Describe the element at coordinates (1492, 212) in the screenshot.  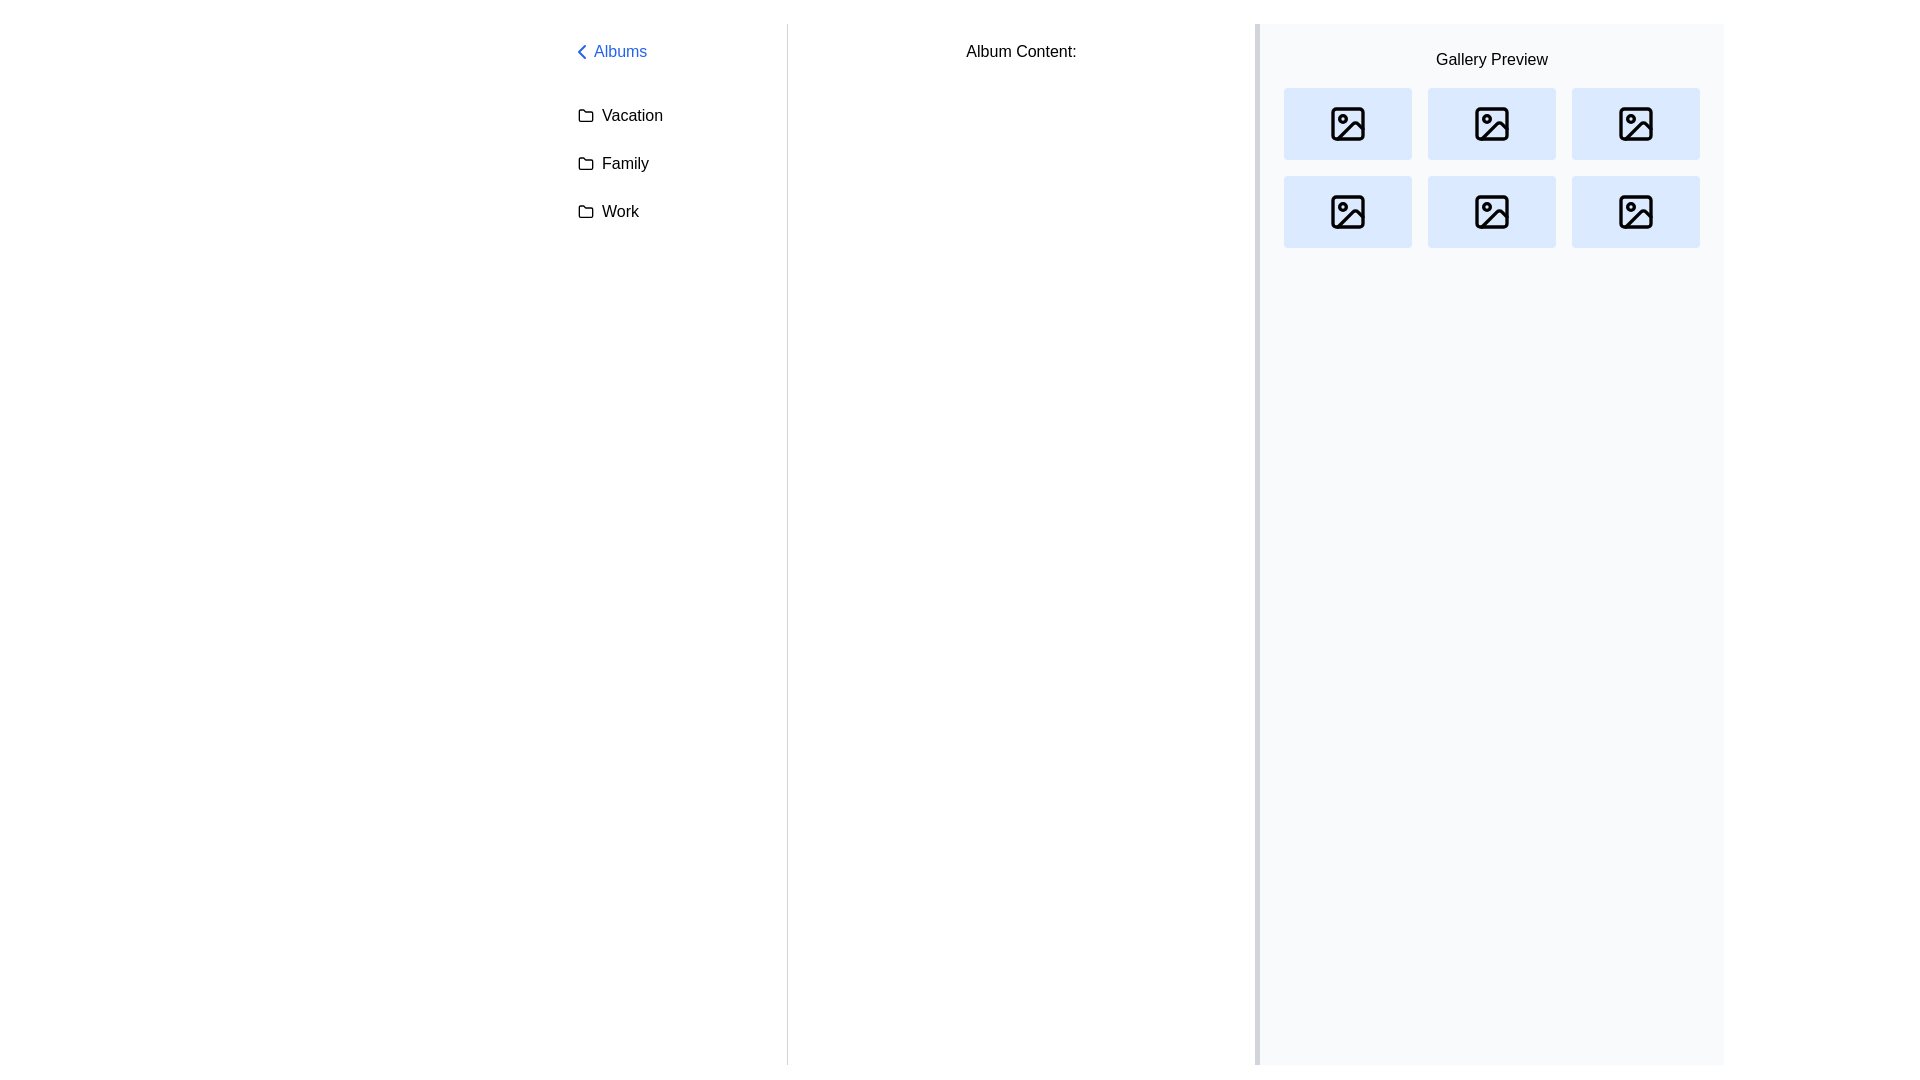
I see `the non-interactive image icon located in the second row and third column of the grid under the 'Gallery Preview' label` at that location.